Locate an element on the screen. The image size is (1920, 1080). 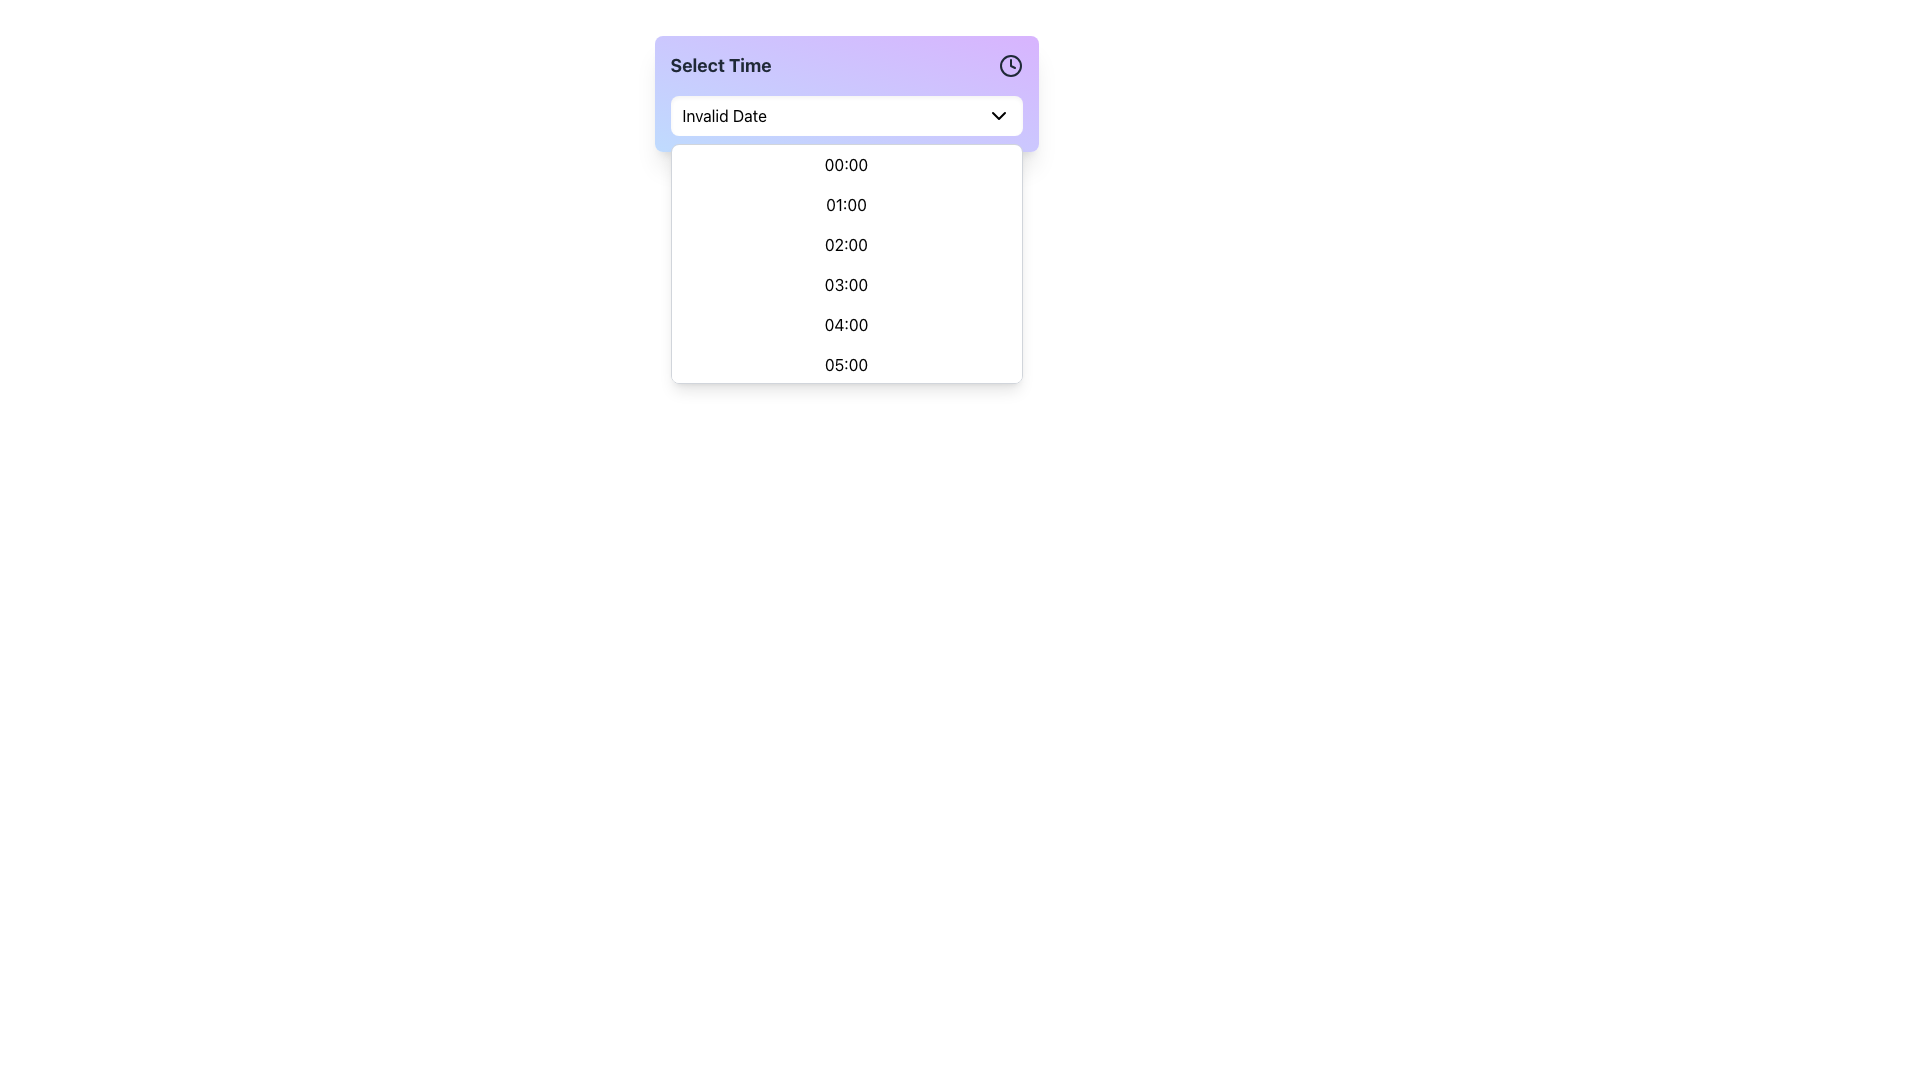
the dropdown menu located at the top center of the first interactive card in the list is located at coordinates (846, 93).